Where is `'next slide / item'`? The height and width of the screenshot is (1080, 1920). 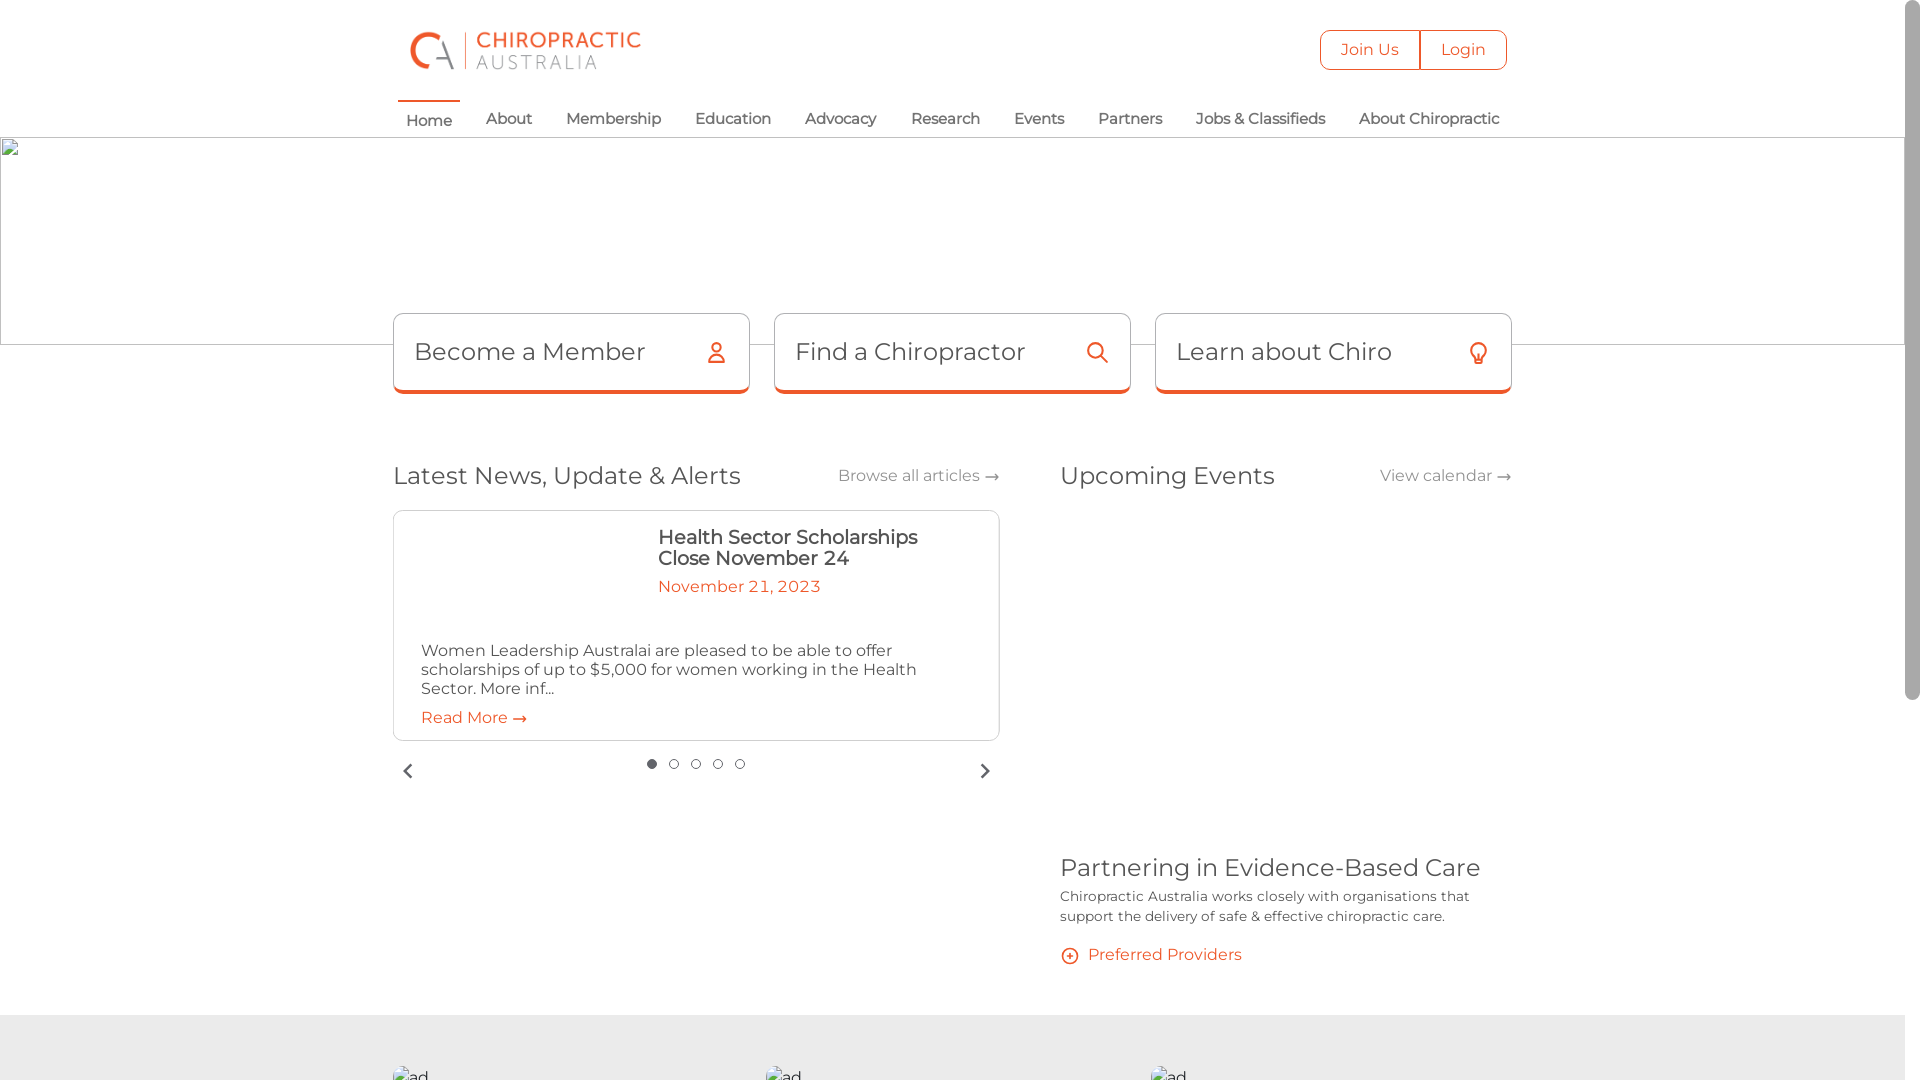 'next slide / item' is located at coordinates (969, 770).